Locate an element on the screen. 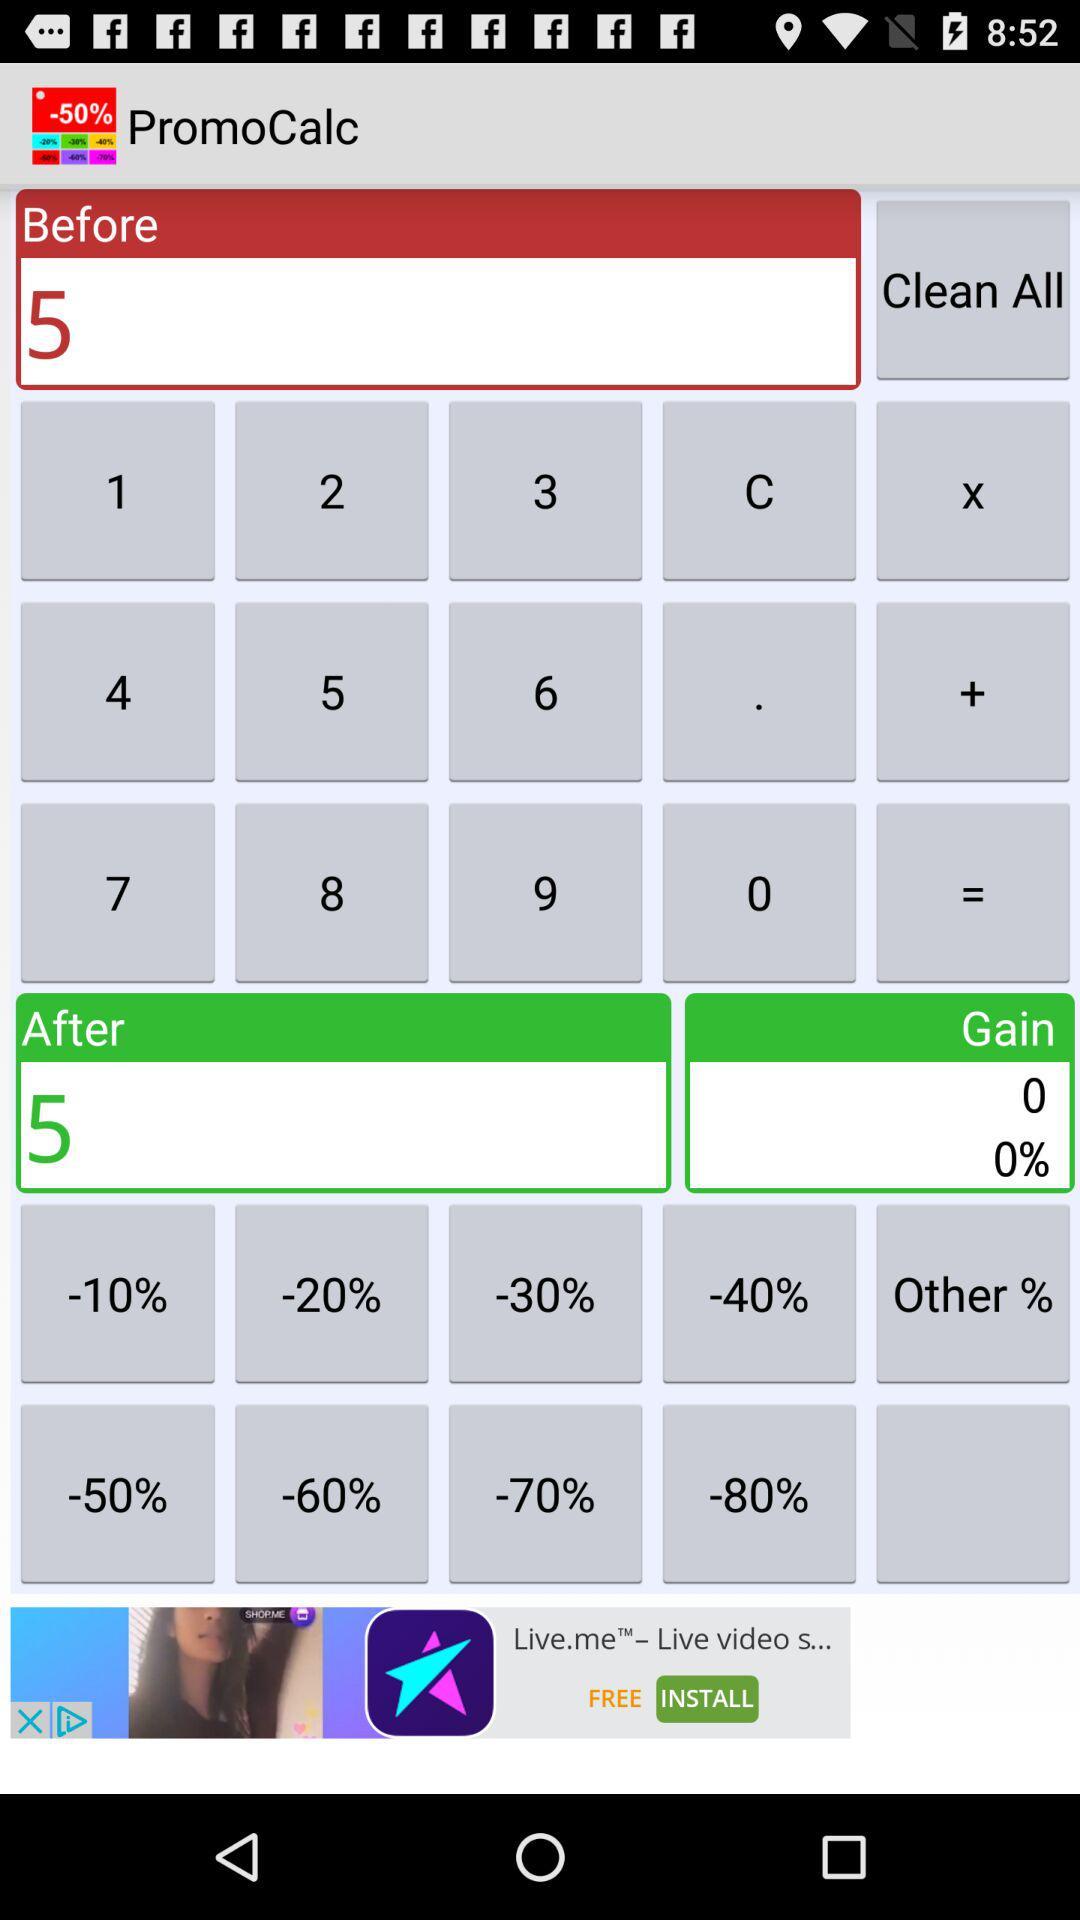 The height and width of the screenshot is (1920, 1080). the number next to 9 is located at coordinates (759, 891).